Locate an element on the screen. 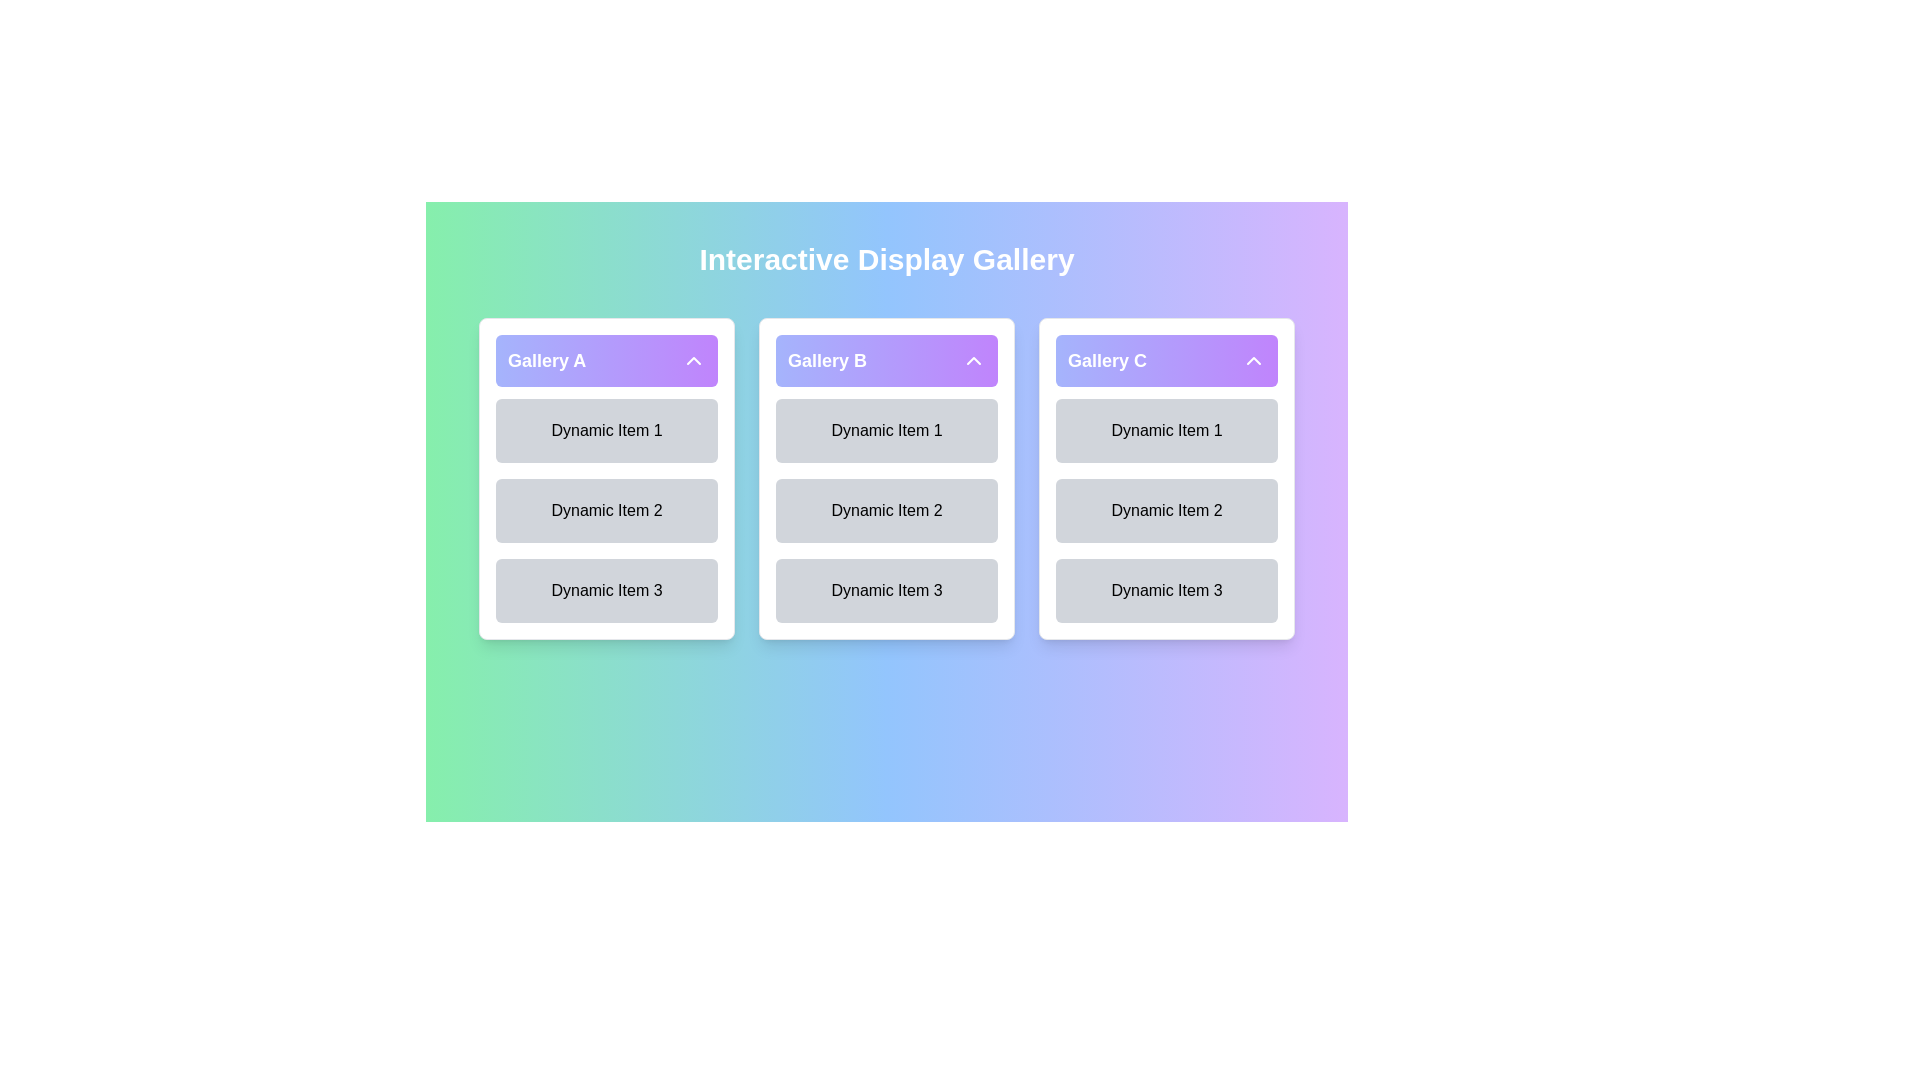 This screenshot has height=1080, width=1920. the button-like list item labeled 'Dynamic Item 1' located in the 'Gallery A' section is located at coordinates (605, 430).